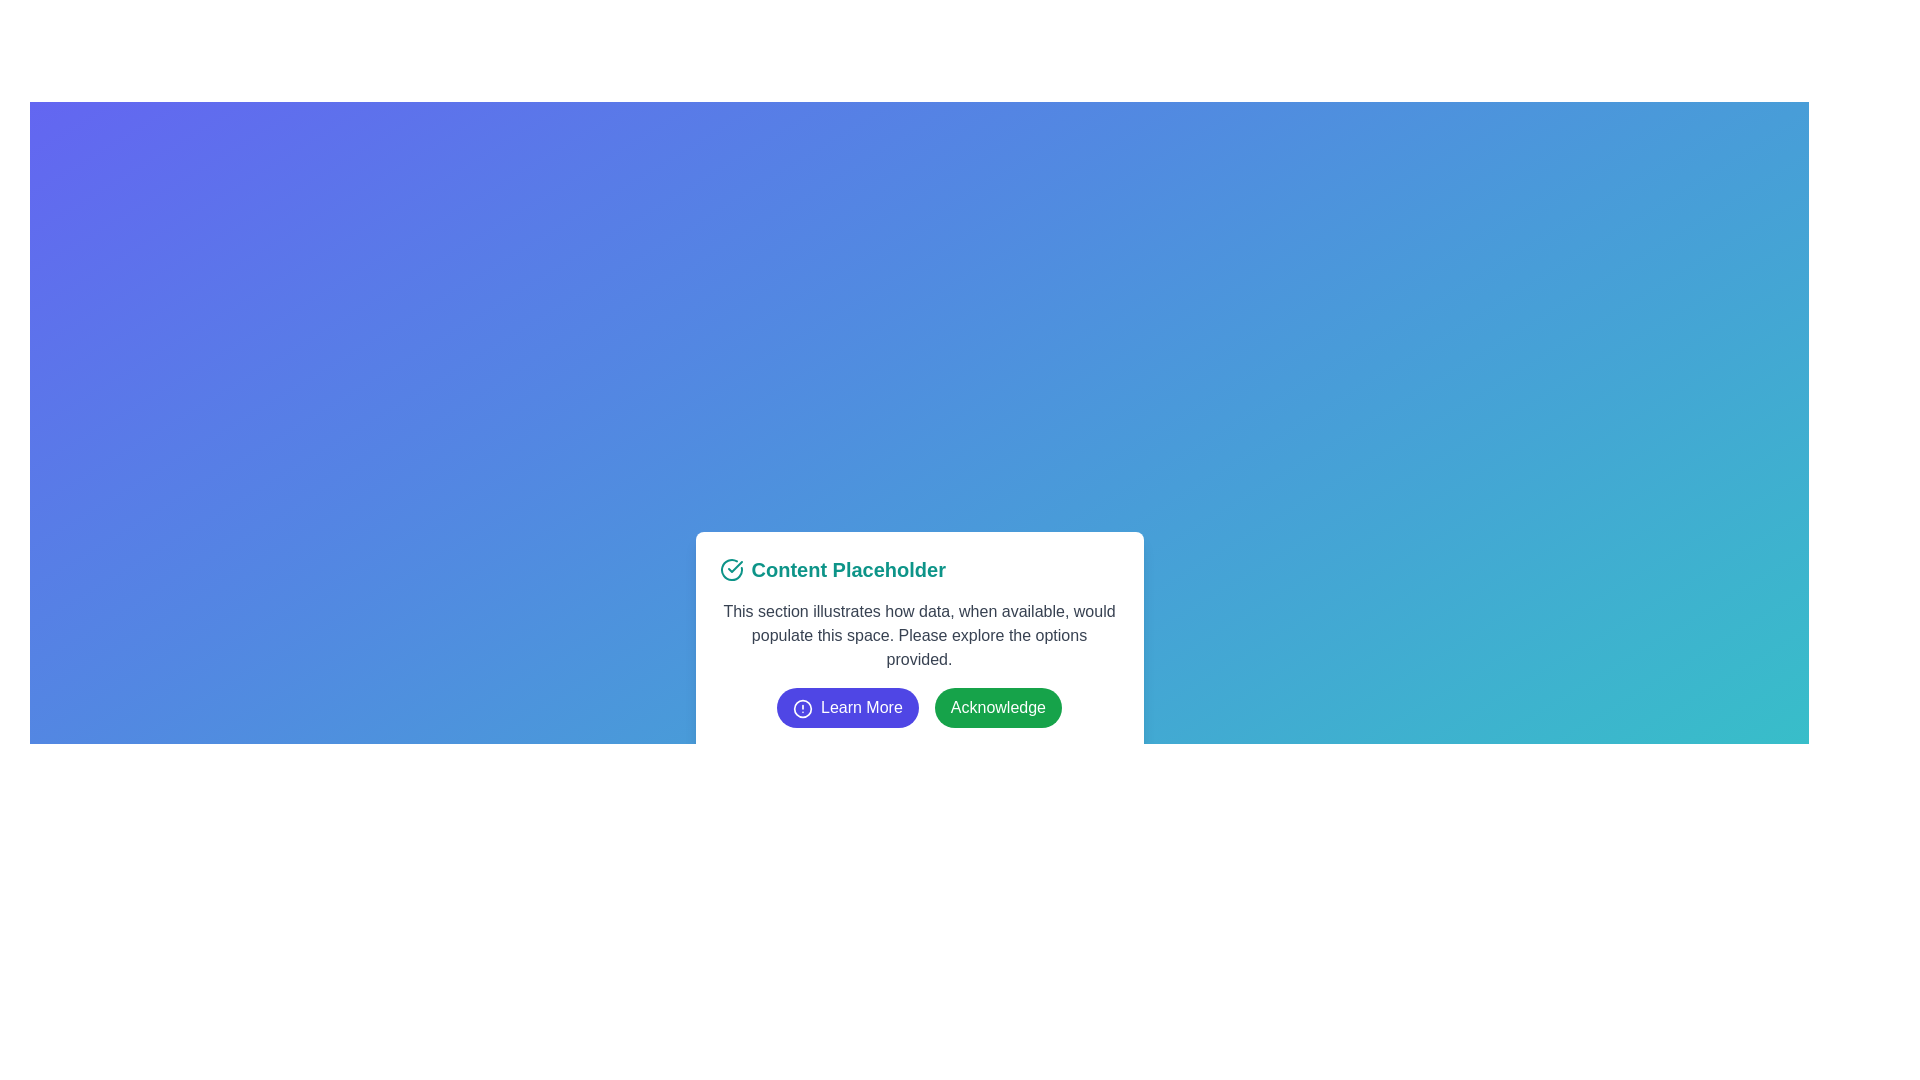 The width and height of the screenshot is (1920, 1080). What do you see at coordinates (848, 570) in the screenshot?
I see `the Text label located at the top center of the white card, which serves as a heading or label for the content section` at bounding box center [848, 570].